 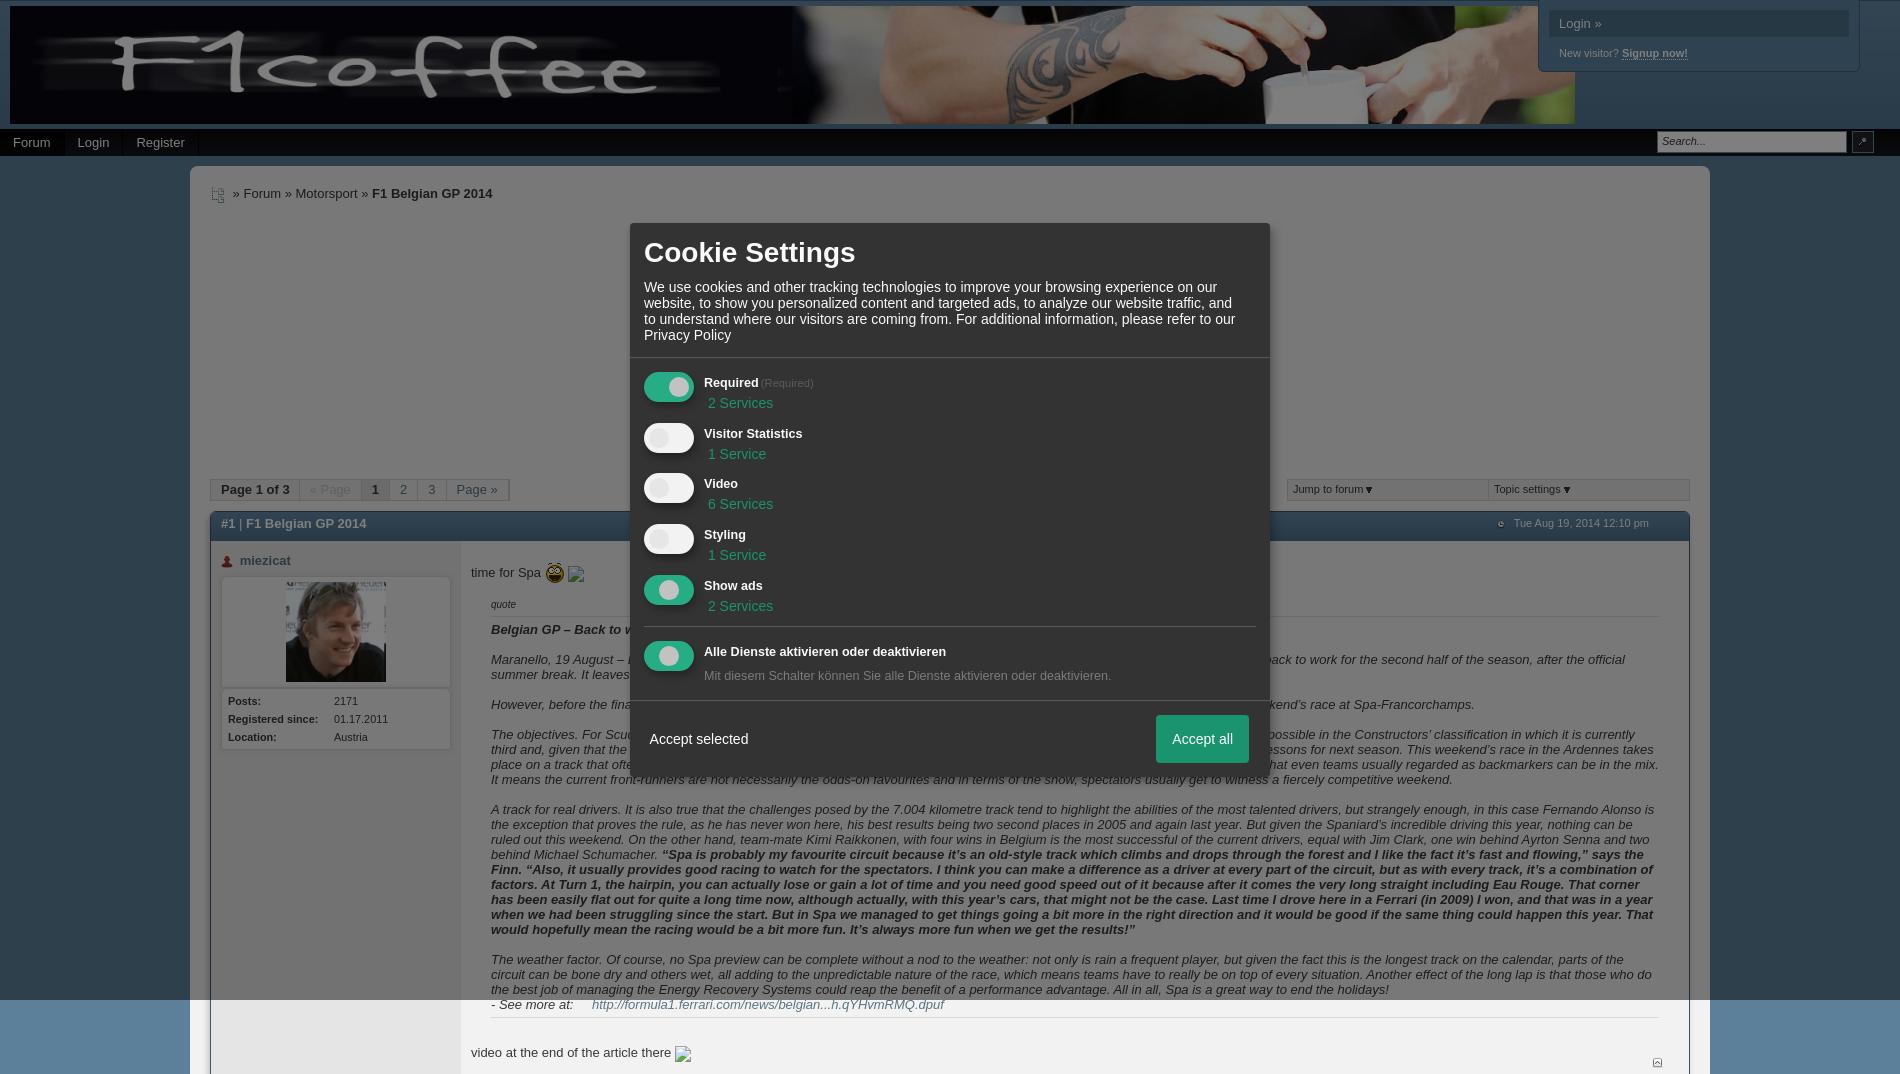 I want to click on 'Austria', so click(x=349, y=736).